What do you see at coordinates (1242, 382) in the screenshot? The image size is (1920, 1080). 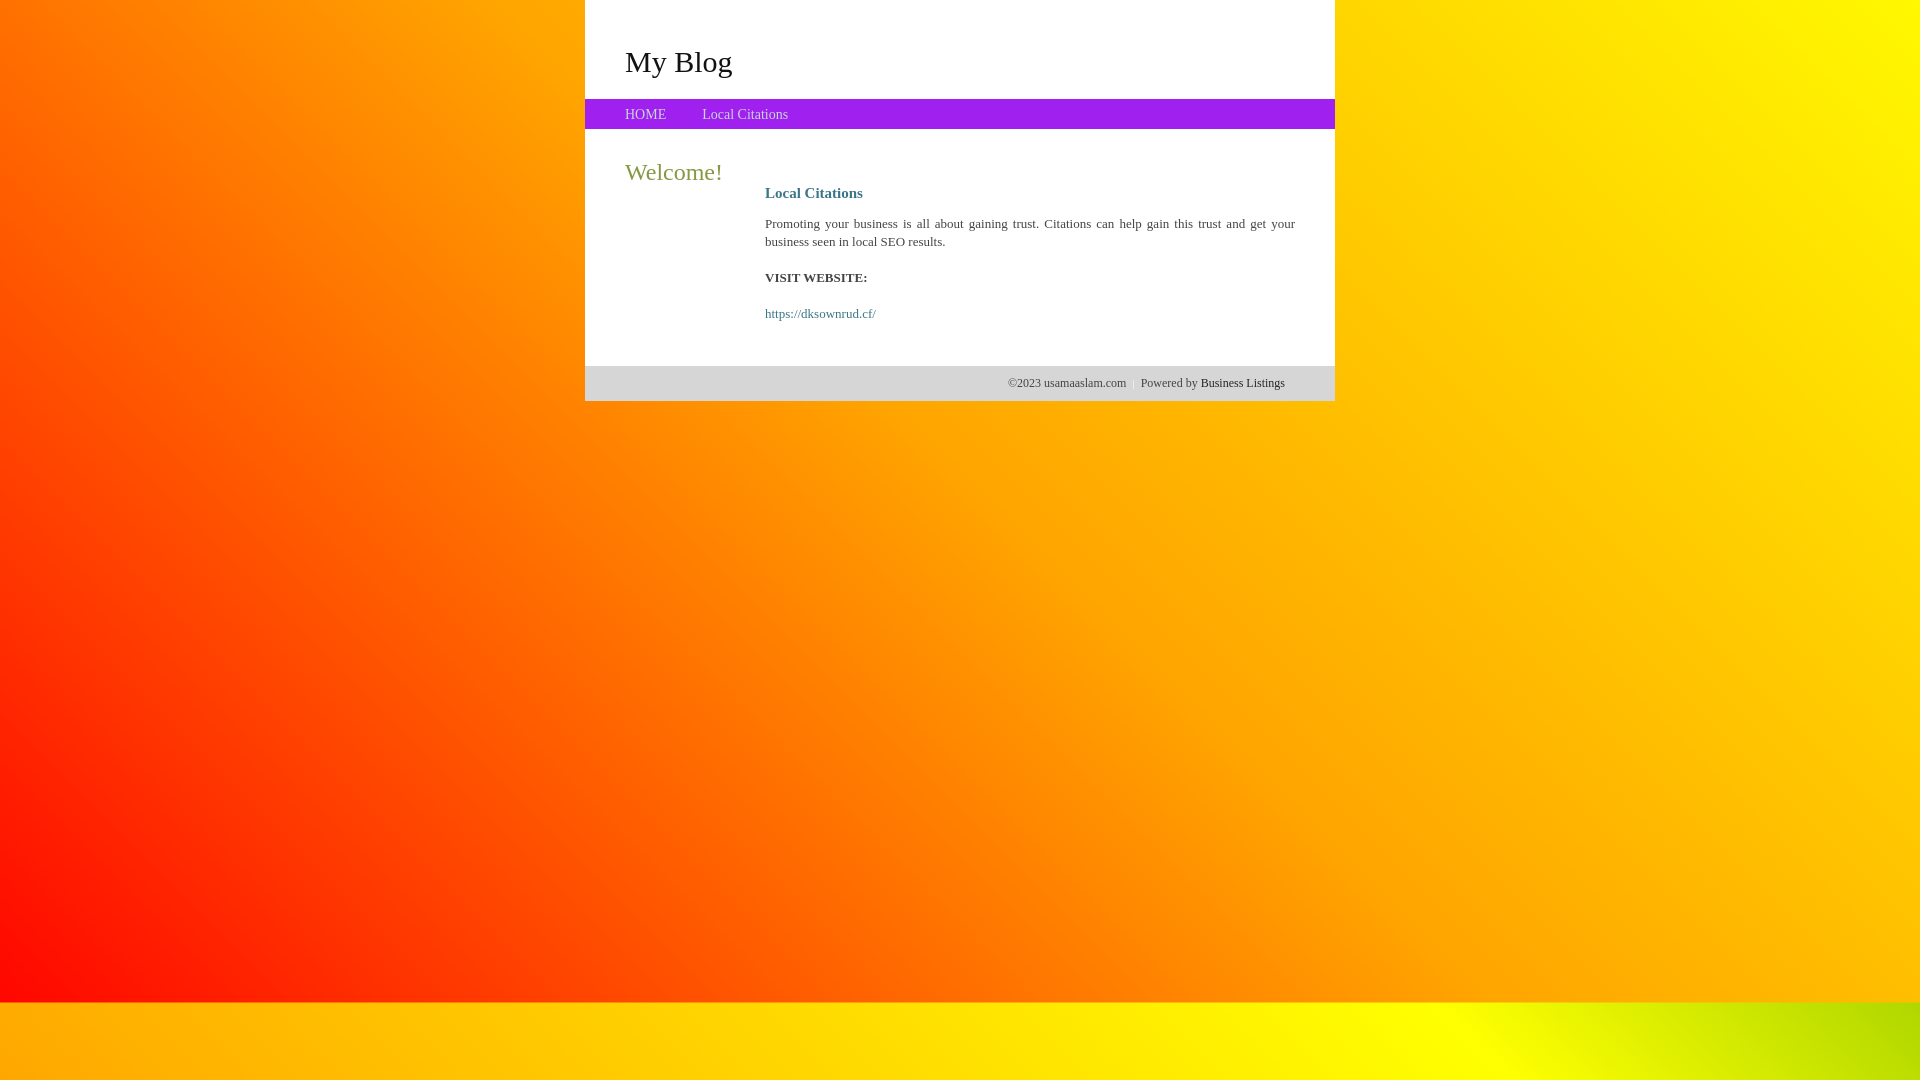 I see `'Business Listings'` at bounding box center [1242, 382].